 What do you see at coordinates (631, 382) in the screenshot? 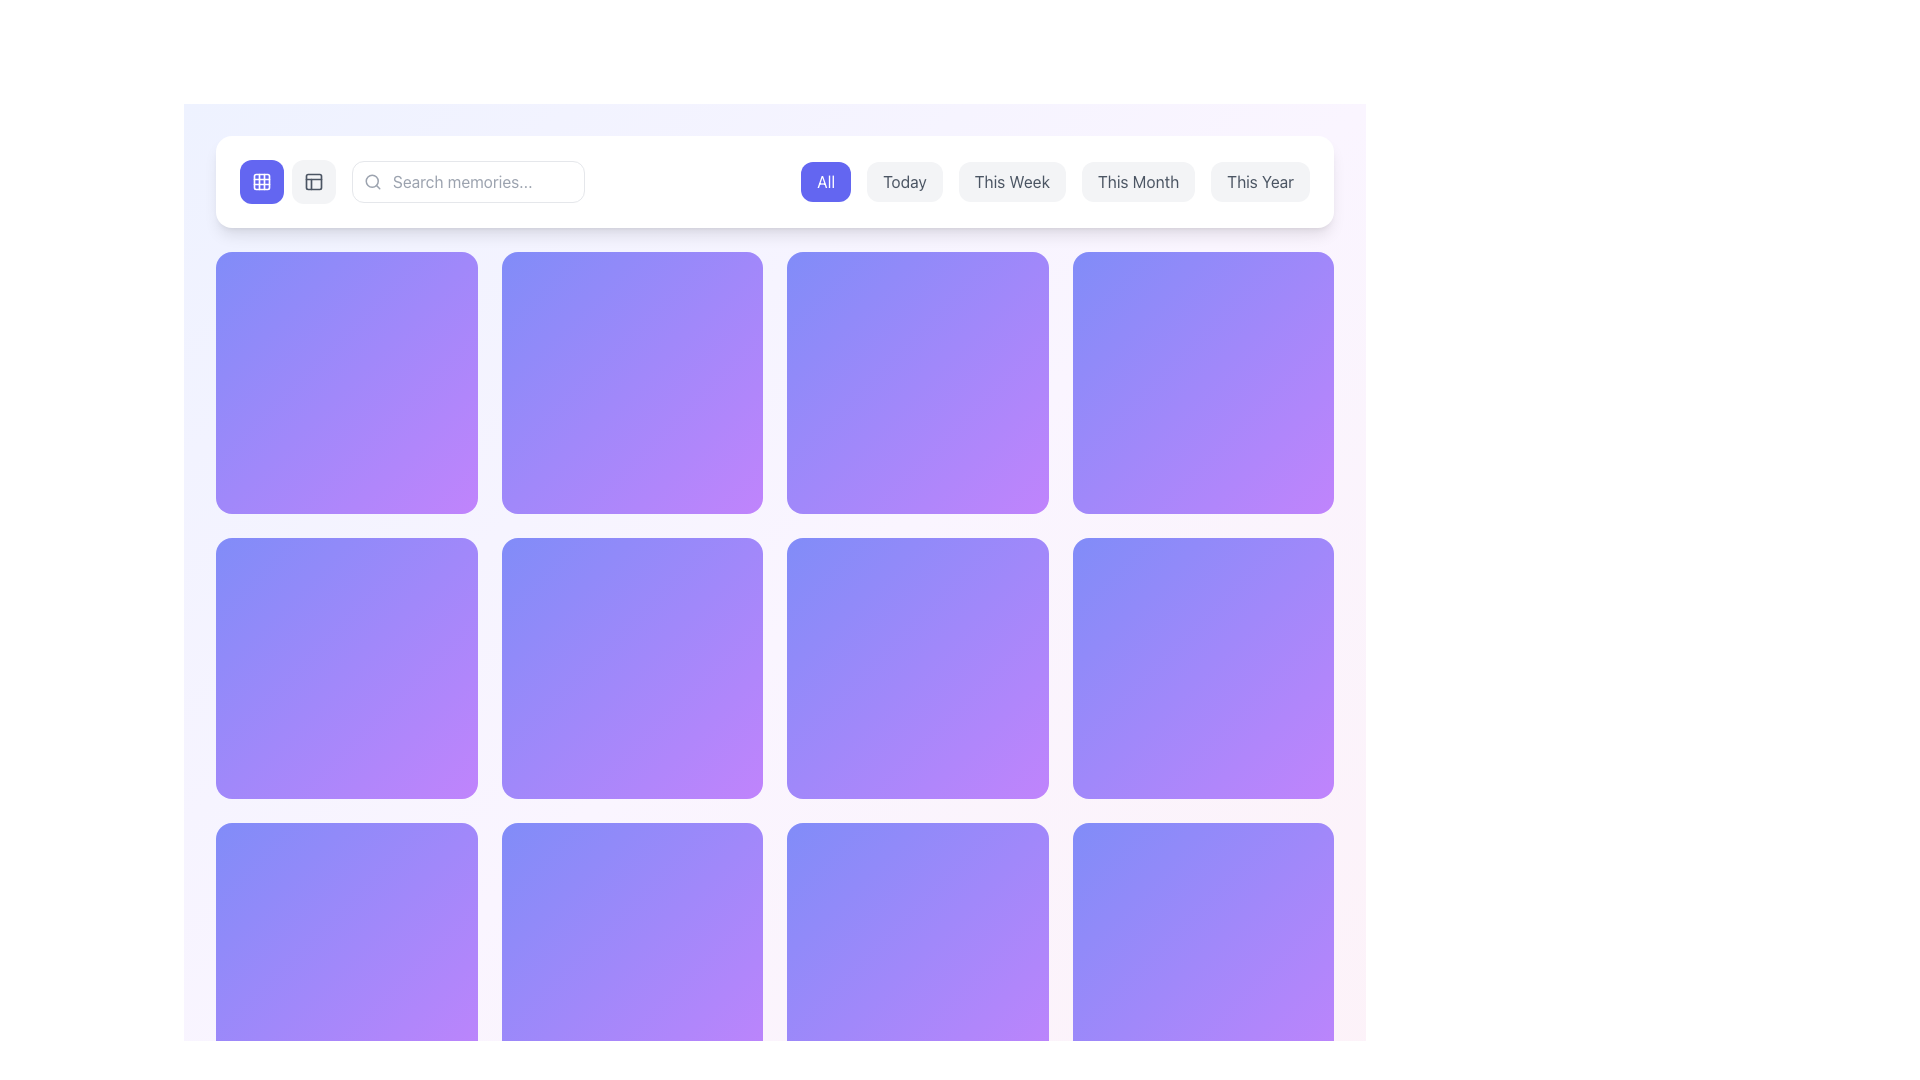
I see `the date card or memory block` at bounding box center [631, 382].